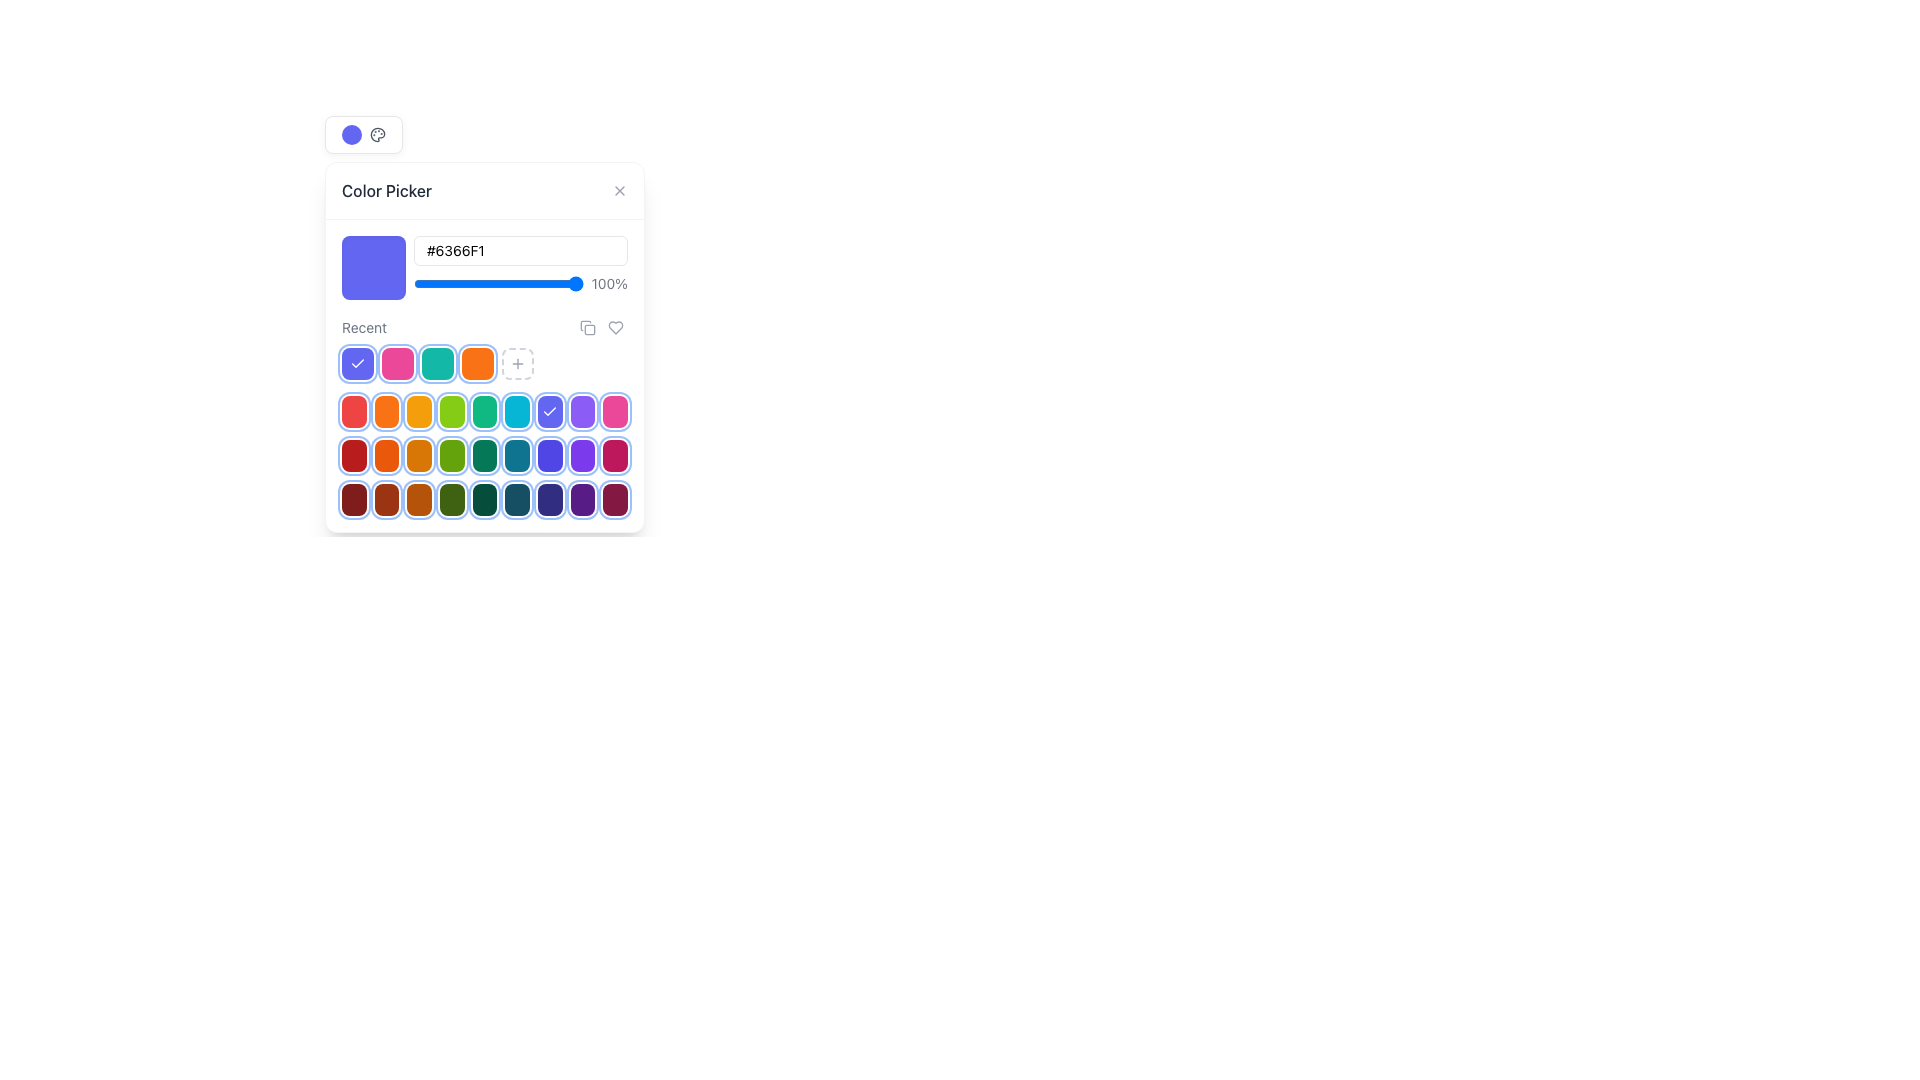 Image resolution: width=1920 pixels, height=1080 pixels. Describe the element at coordinates (387, 455) in the screenshot. I see `the second color swatch in the color picker popup` at that location.